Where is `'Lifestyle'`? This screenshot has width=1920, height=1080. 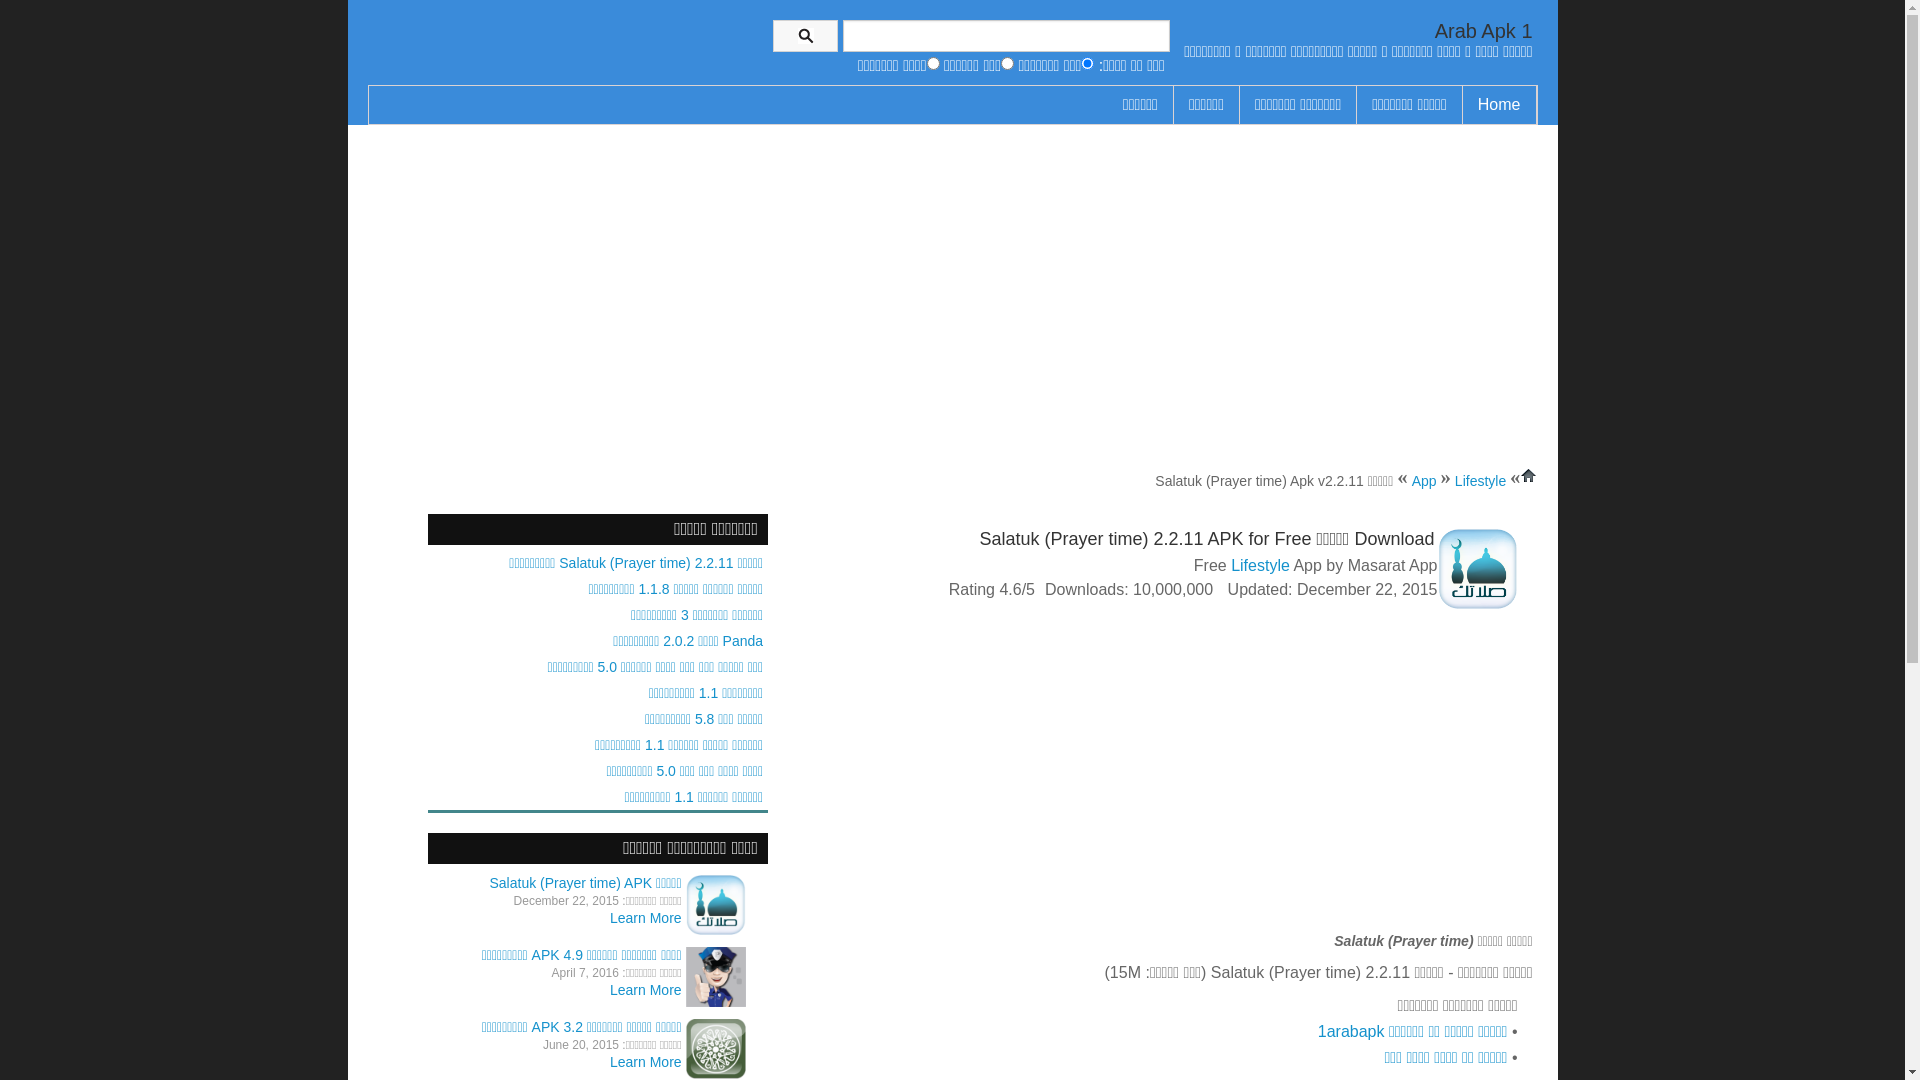
'Lifestyle' is located at coordinates (1229, 565).